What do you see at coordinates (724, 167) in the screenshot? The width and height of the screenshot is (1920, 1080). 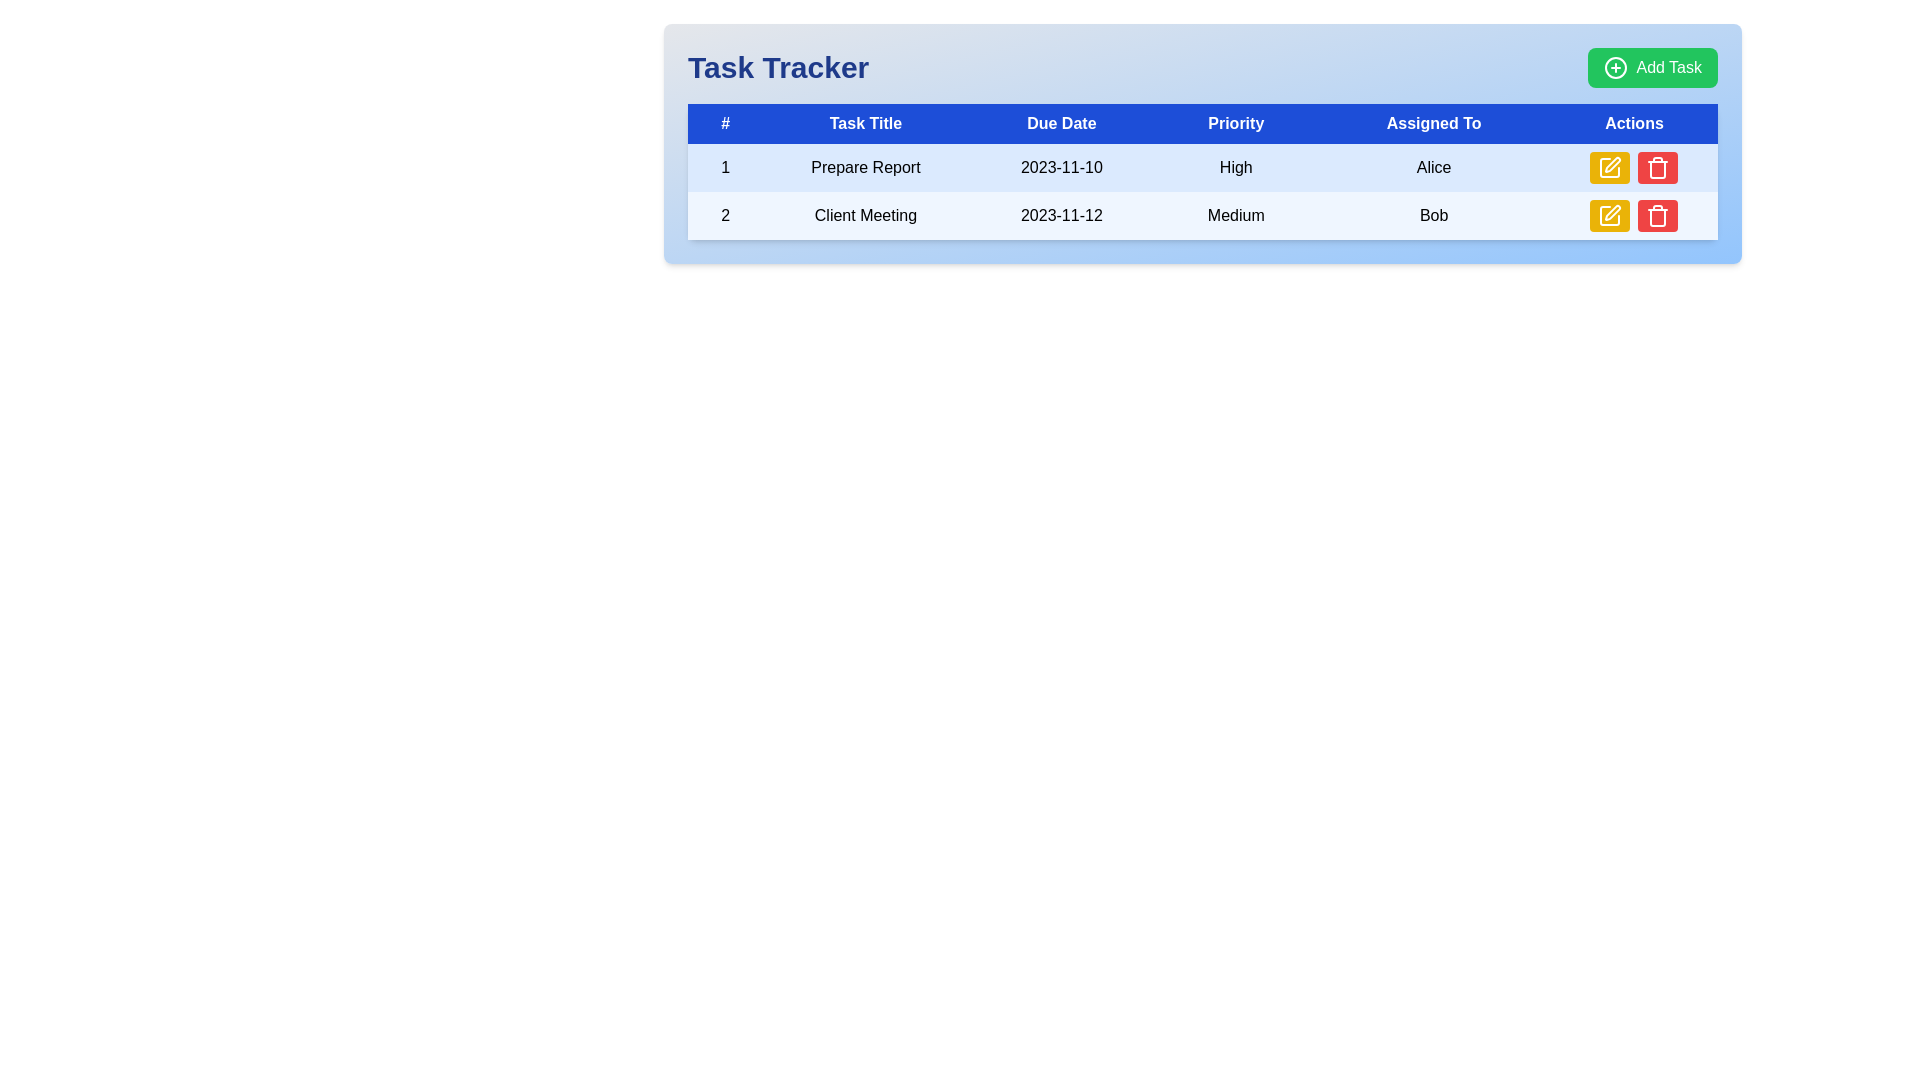 I see `the first table cell that indicates the row number, located directly under the '#' header in the blue-colored header row` at bounding box center [724, 167].